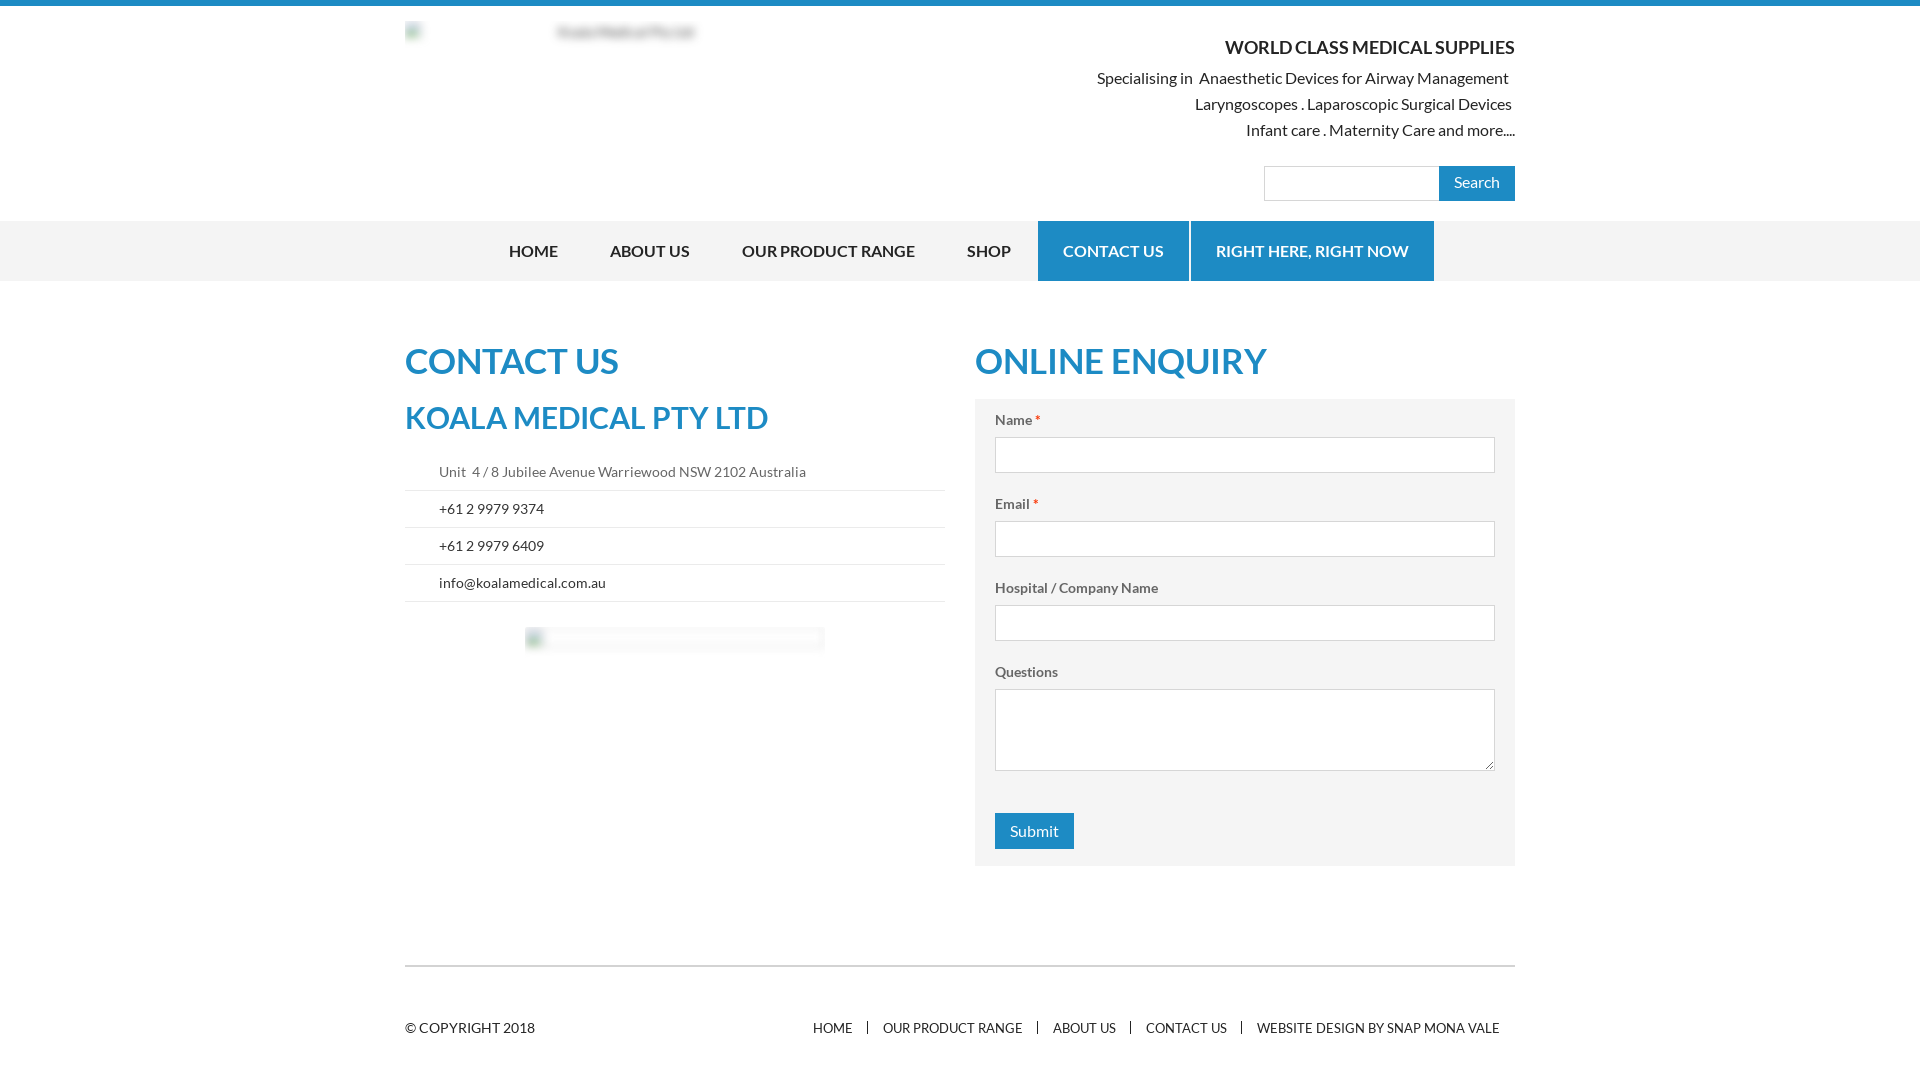 The width and height of the screenshot is (1920, 1080). Describe the element at coordinates (1312, 249) in the screenshot. I see `'RIGHT HERE, RIGHT NOW'` at that location.